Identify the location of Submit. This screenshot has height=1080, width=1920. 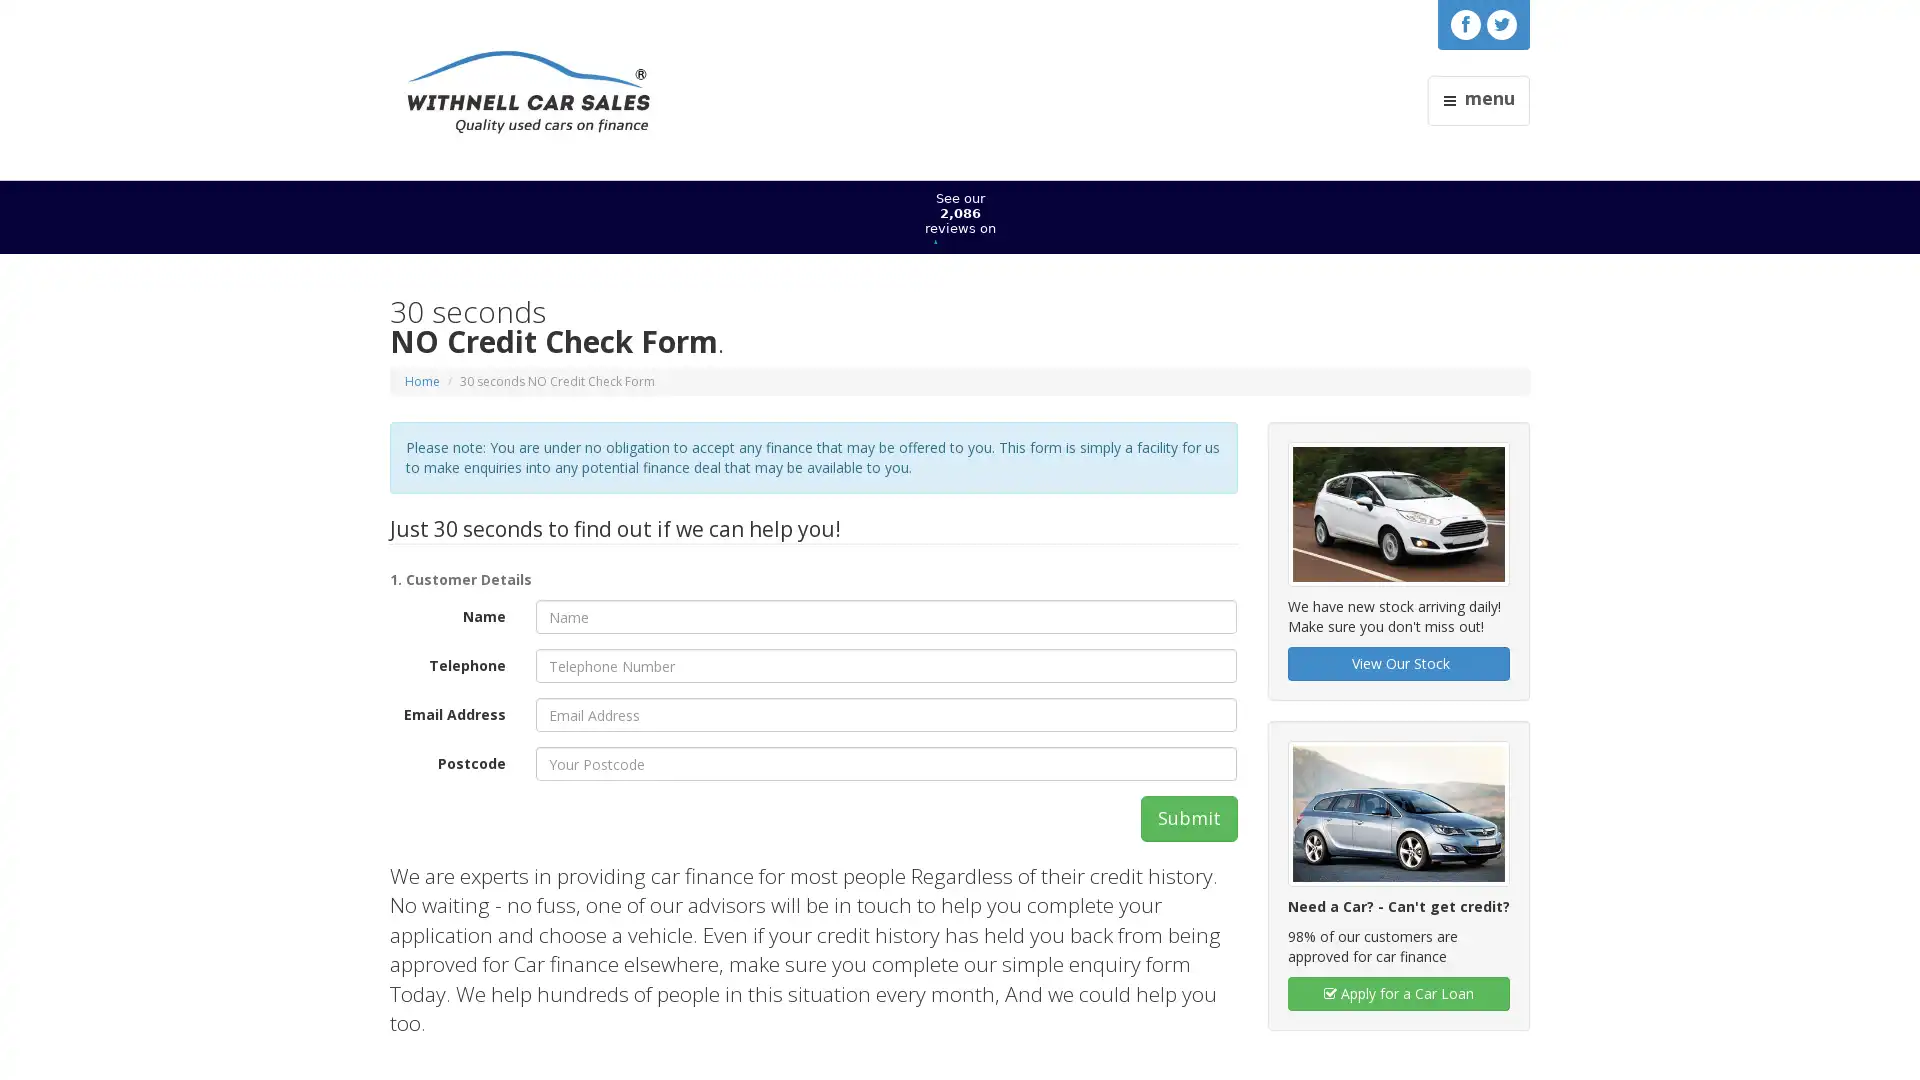
(1188, 818).